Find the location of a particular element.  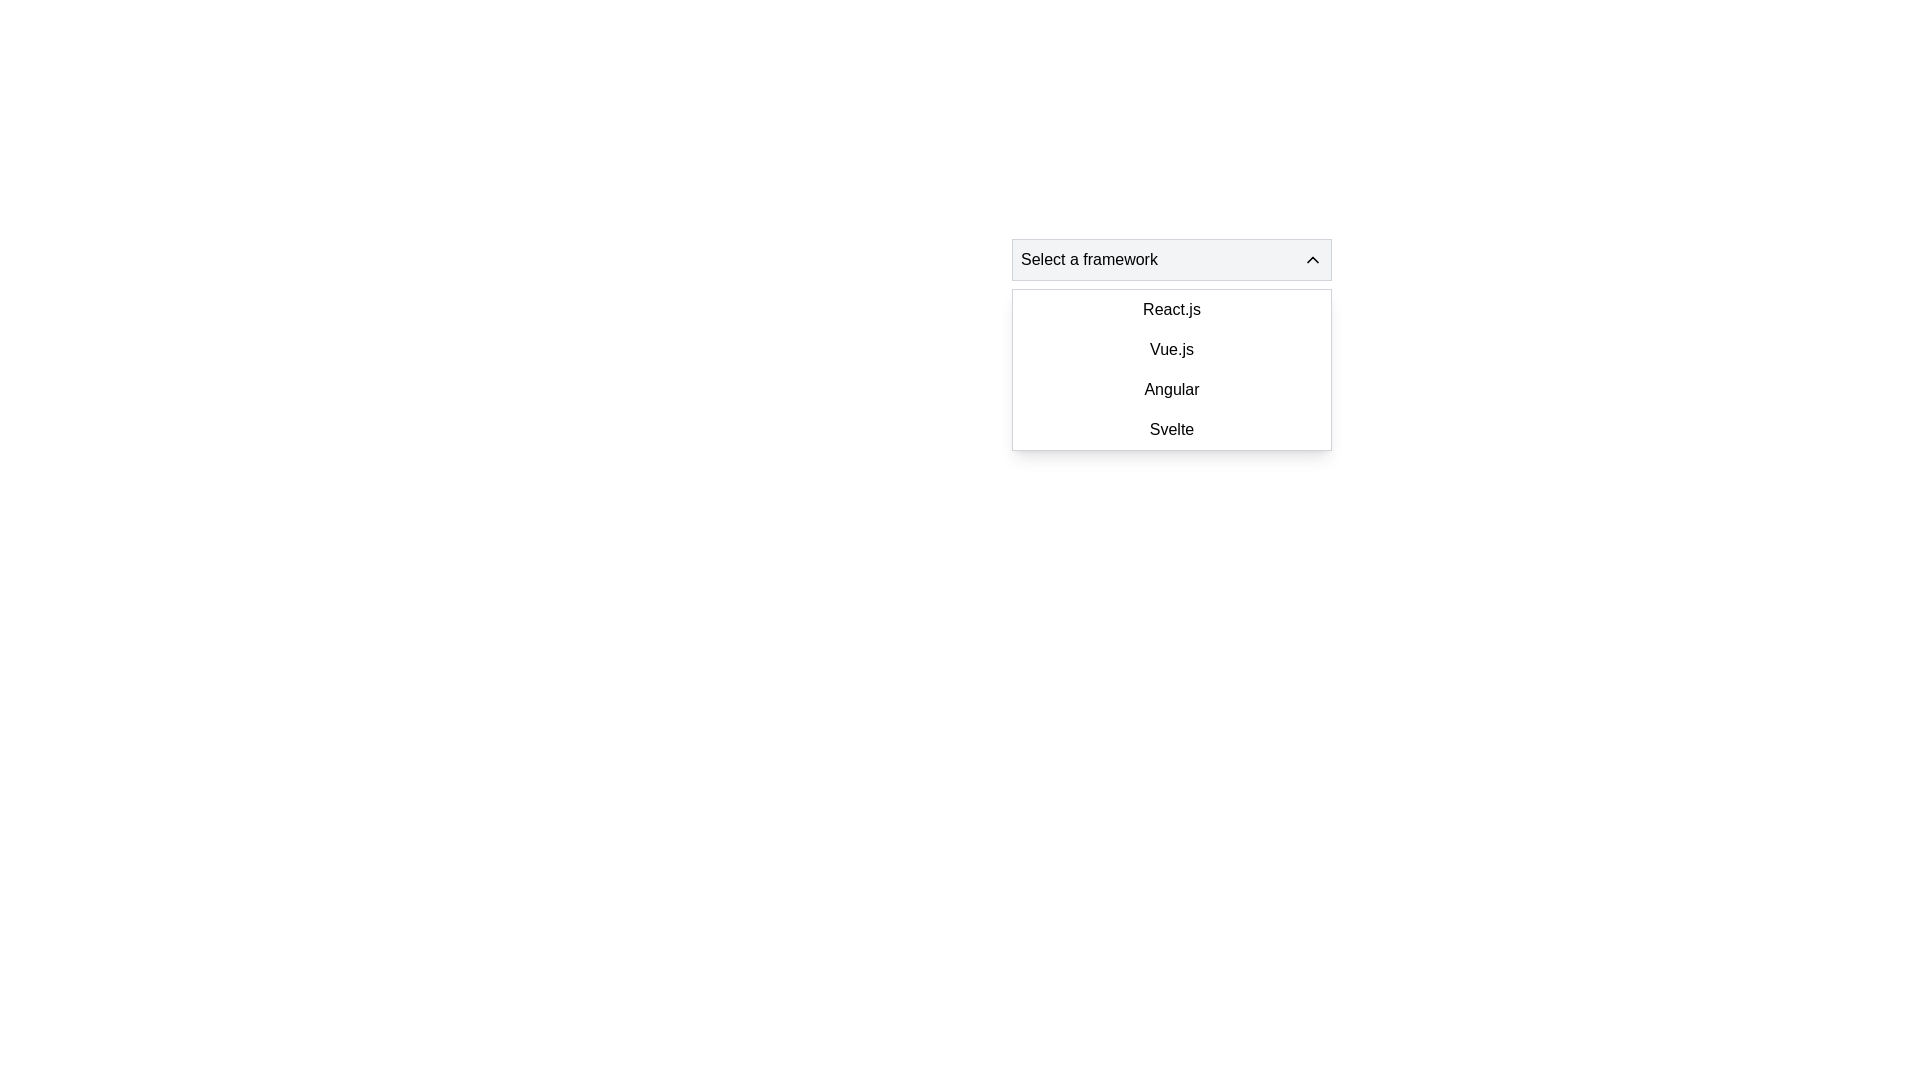

the 'Vue.js' option in the dropdown menu is located at coordinates (1171, 349).